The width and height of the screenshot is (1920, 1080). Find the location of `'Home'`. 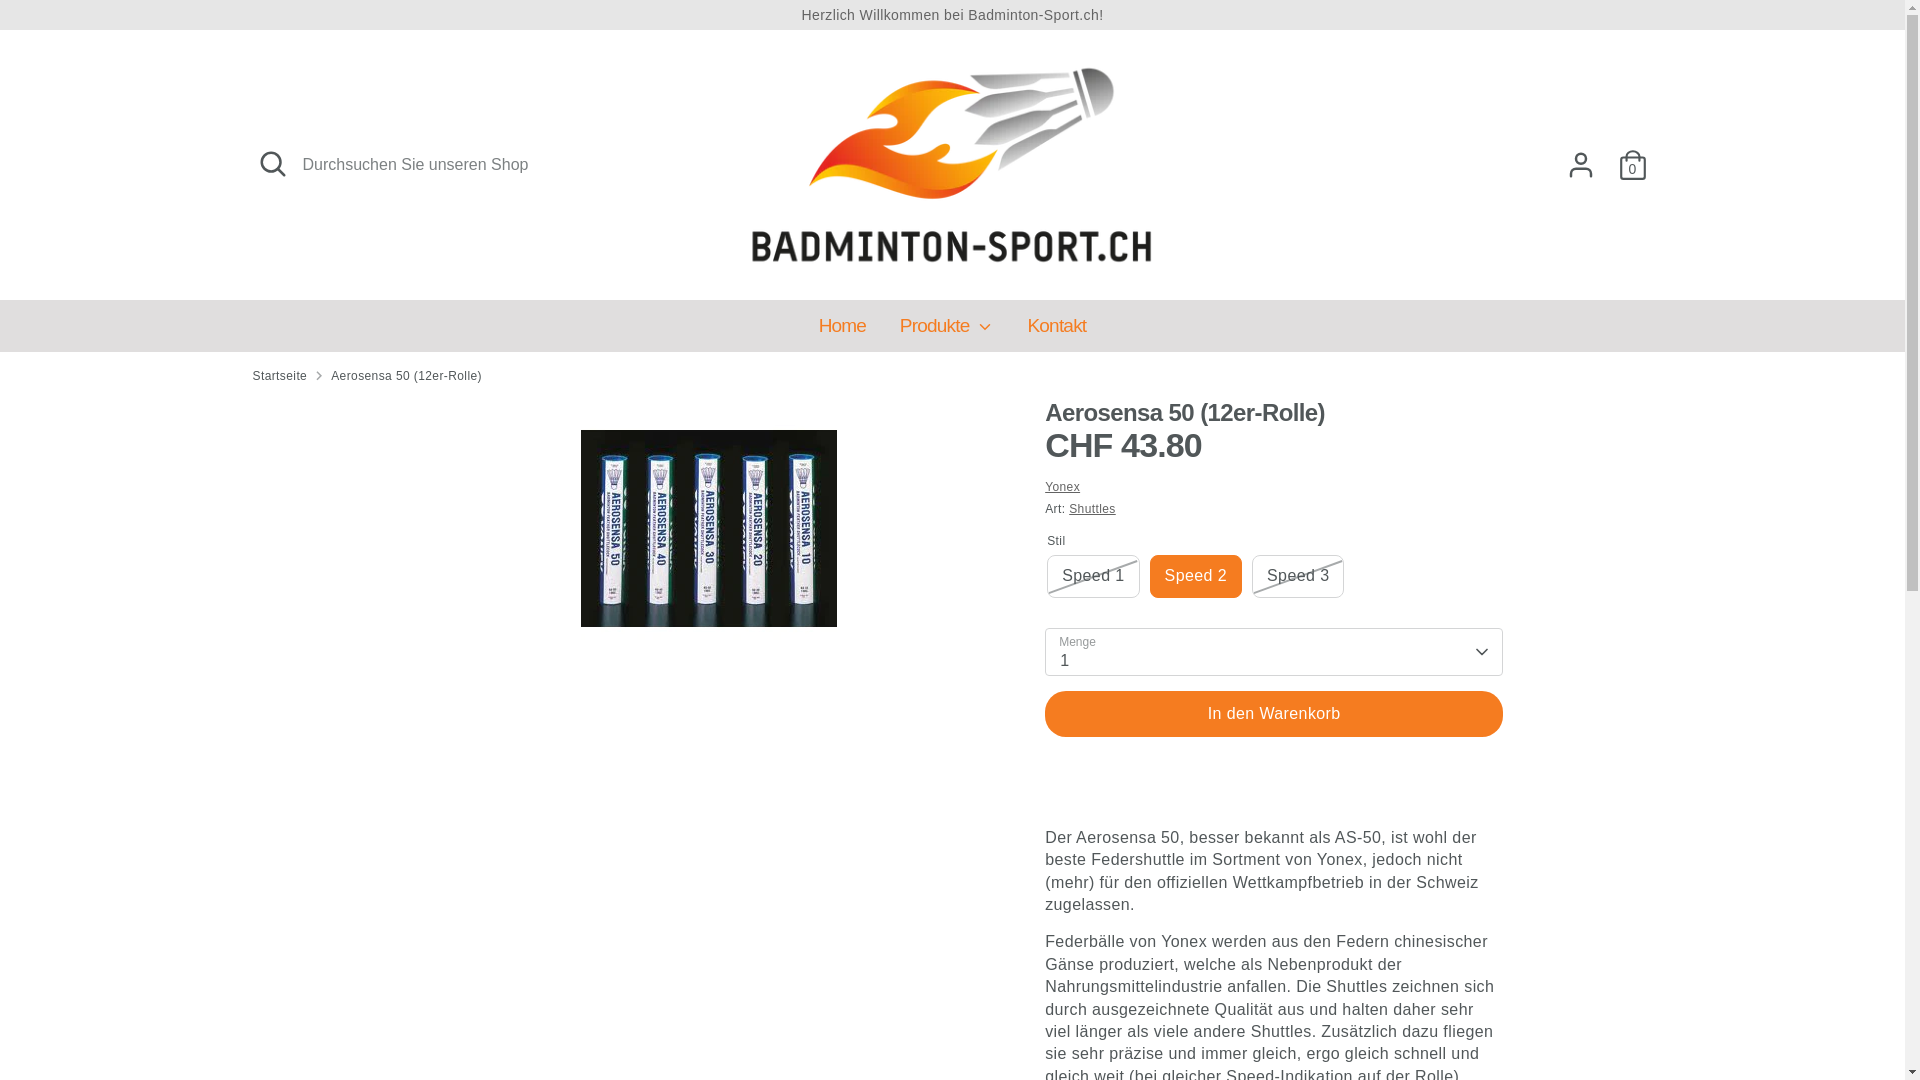

'Home' is located at coordinates (842, 331).